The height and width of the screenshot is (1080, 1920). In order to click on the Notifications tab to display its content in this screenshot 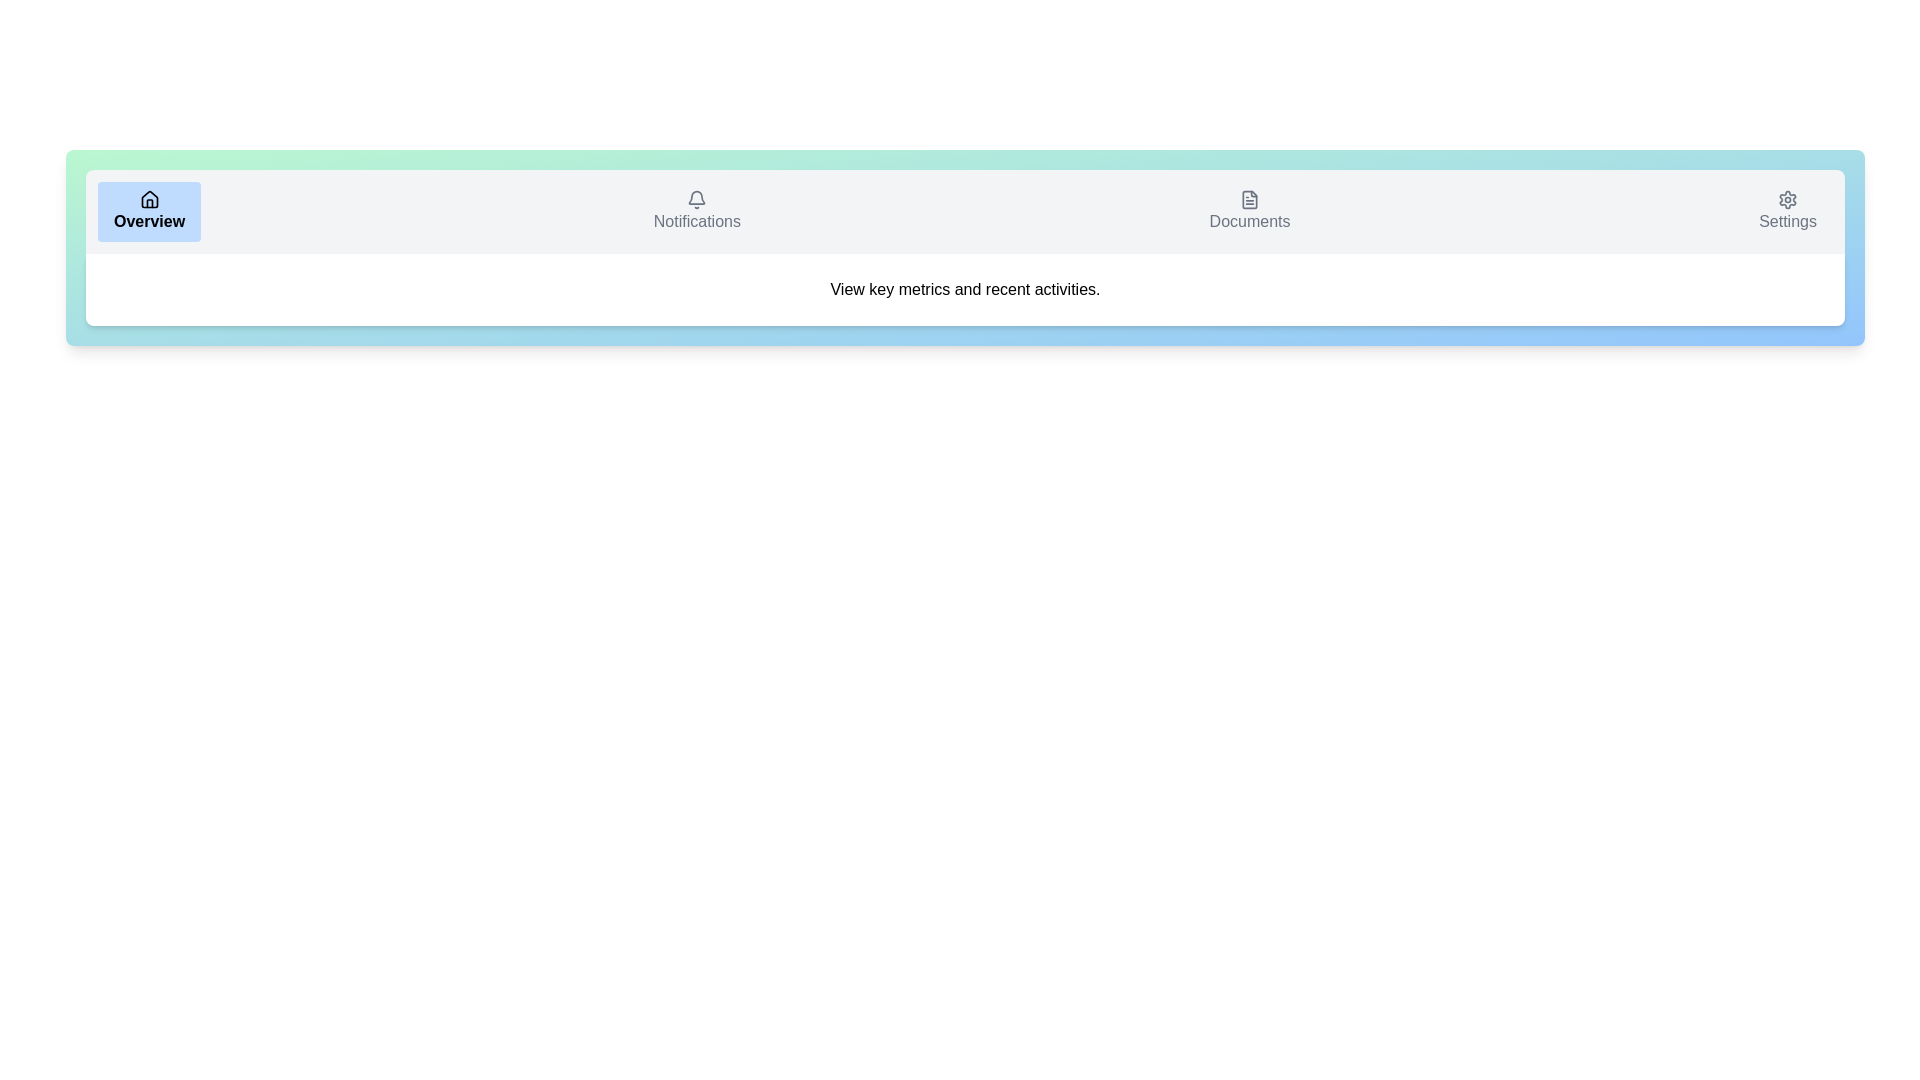, I will do `click(697, 212)`.